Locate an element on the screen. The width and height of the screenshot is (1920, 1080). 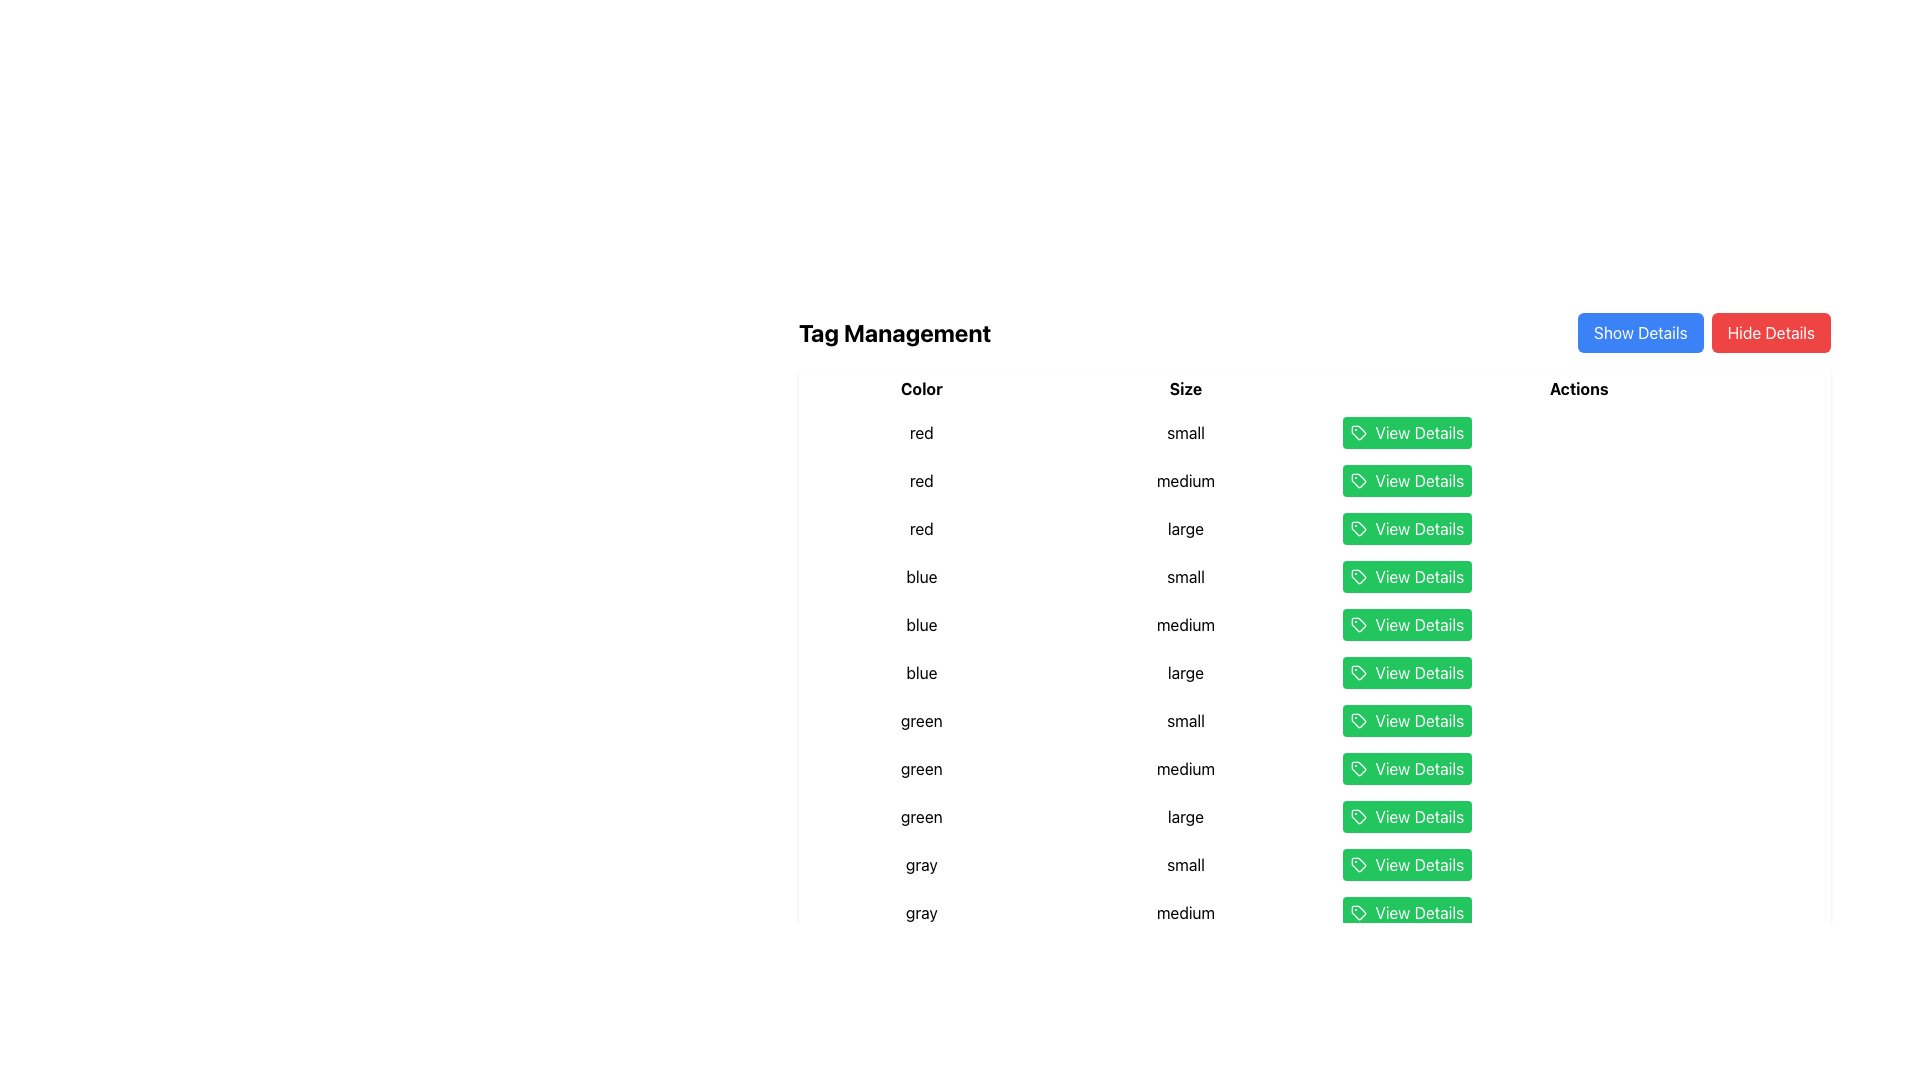
the small green decorative icon located on the left side of the third 'View Details' button in the 'Actions' column, which corresponds to the row with 'green' as the color and 'medium' as the size is located at coordinates (1359, 767).